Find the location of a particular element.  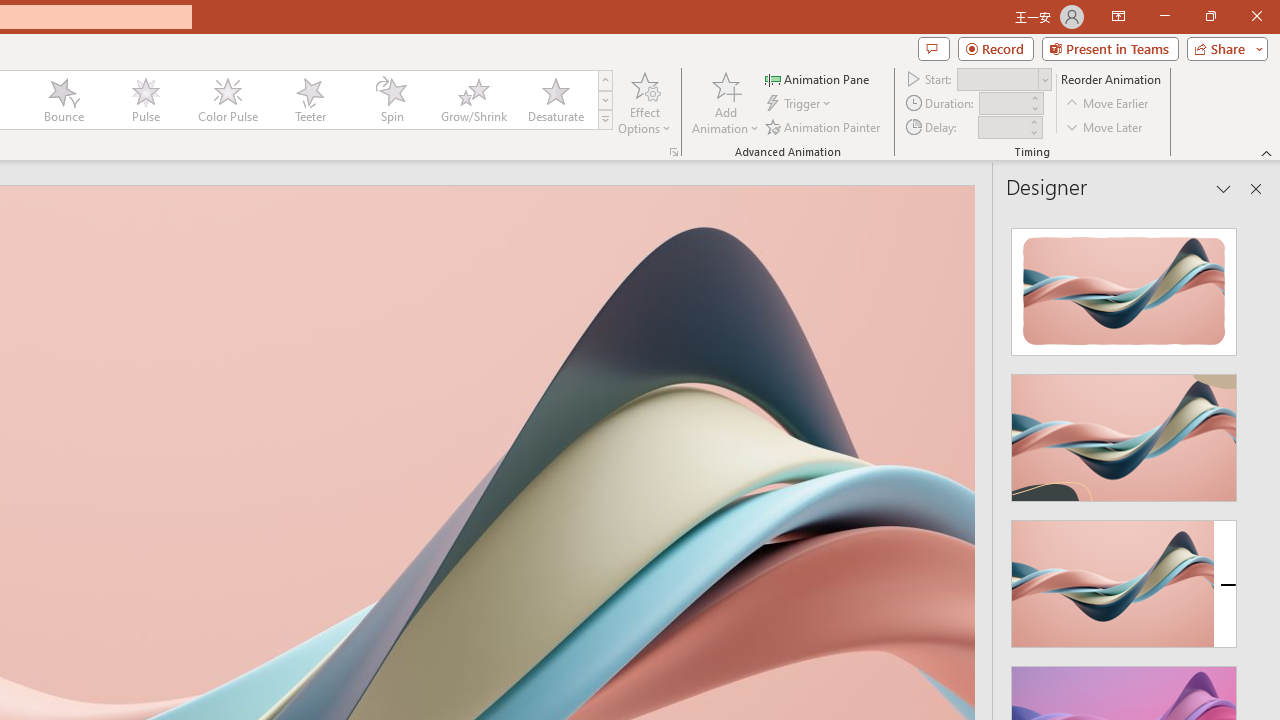

'Bounce' is located at coordinates (64, 100).